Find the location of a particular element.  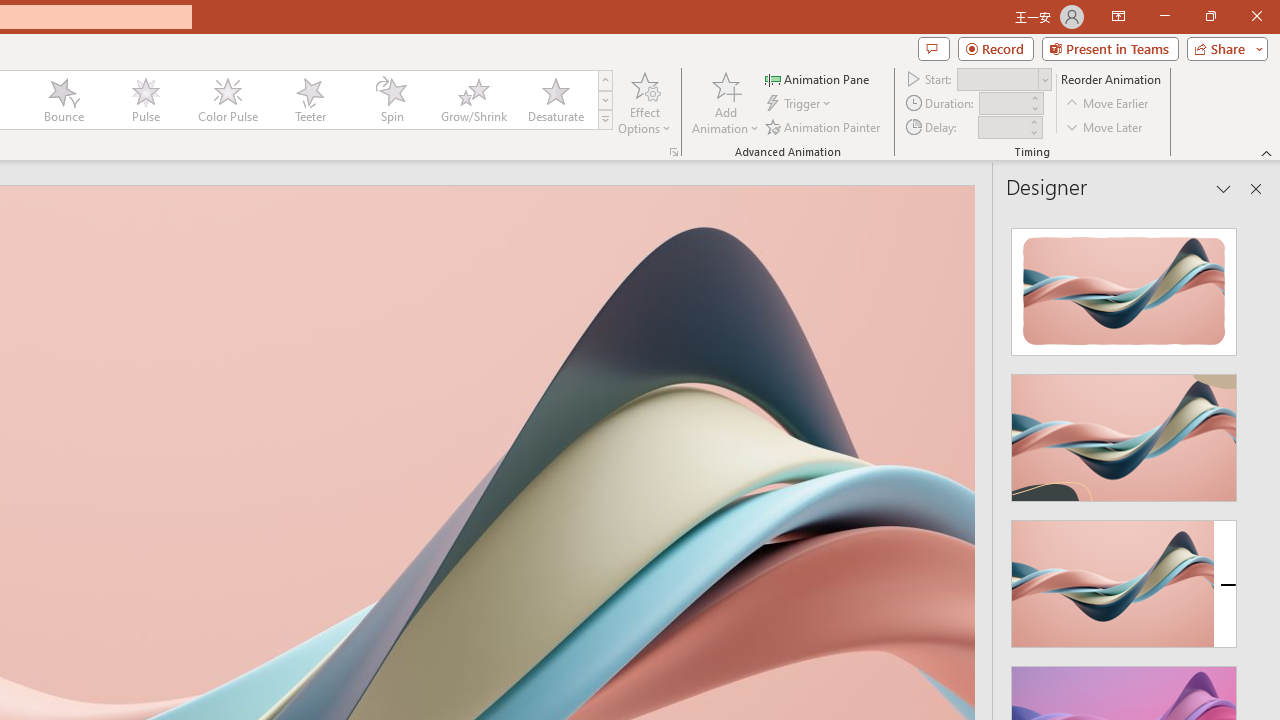

'Bounce' is located at coordinates (64, 100).